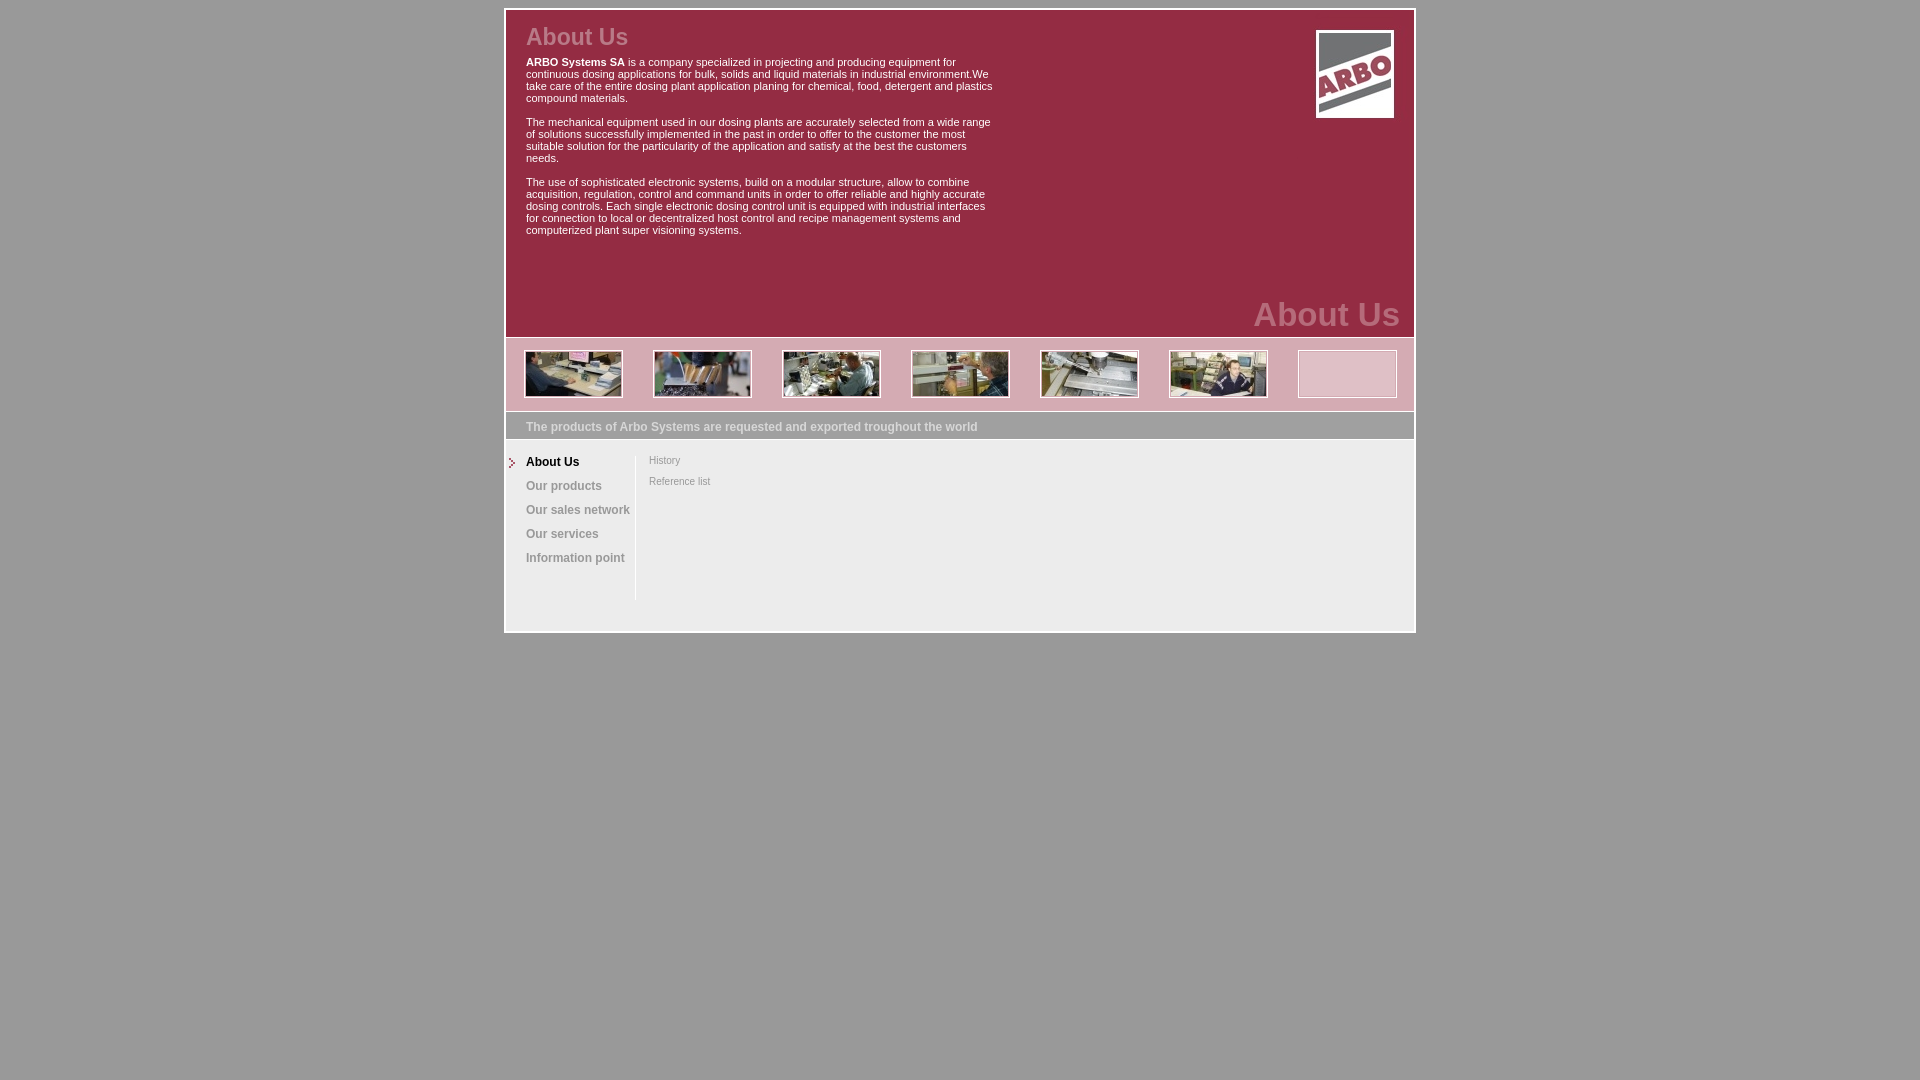  I want to click on 'Our sales network', so click(569, 508).